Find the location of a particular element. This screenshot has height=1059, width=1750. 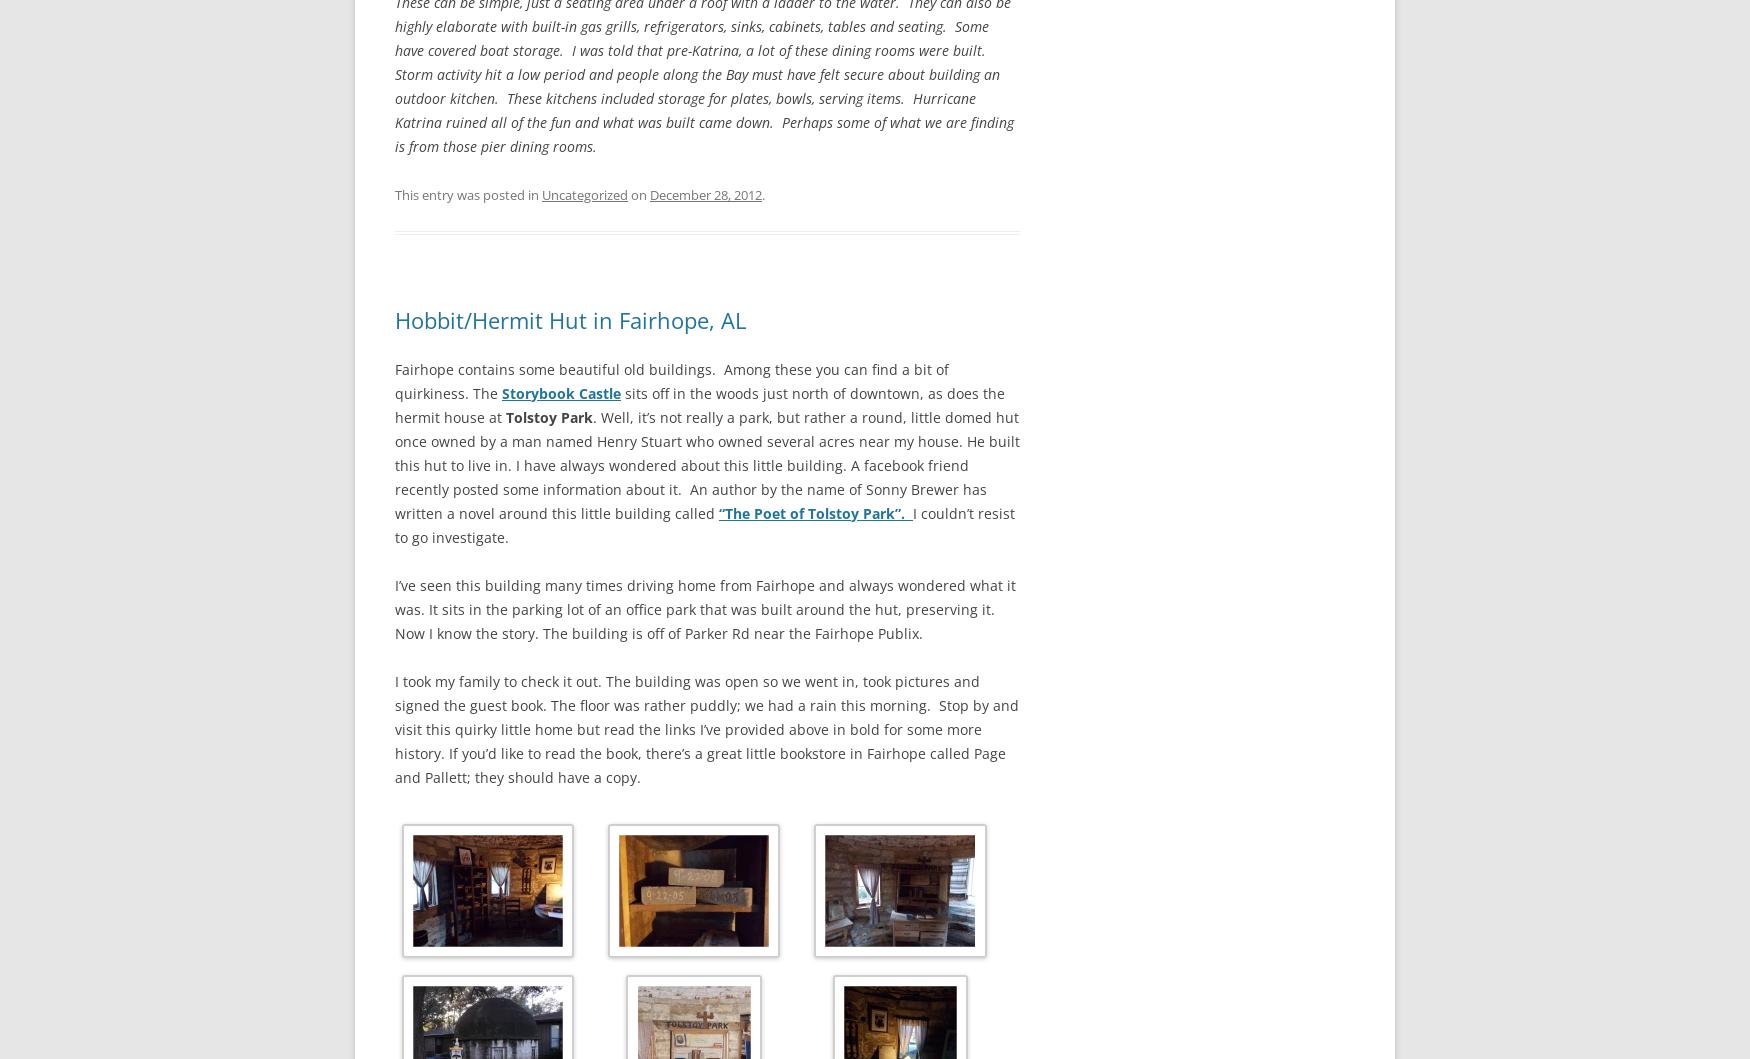

'. Well, it’s not really a park, but rather a round, little domed hut once owned by a man named Henry Stuart who owned several acres near my house. He built this hut to live in. I have always wondered about this little building. A facebook friend recently posted some information about it.  An author by the name of Sonny Brewer has written a novel around this little building called' is located at coordinates (707, 464).